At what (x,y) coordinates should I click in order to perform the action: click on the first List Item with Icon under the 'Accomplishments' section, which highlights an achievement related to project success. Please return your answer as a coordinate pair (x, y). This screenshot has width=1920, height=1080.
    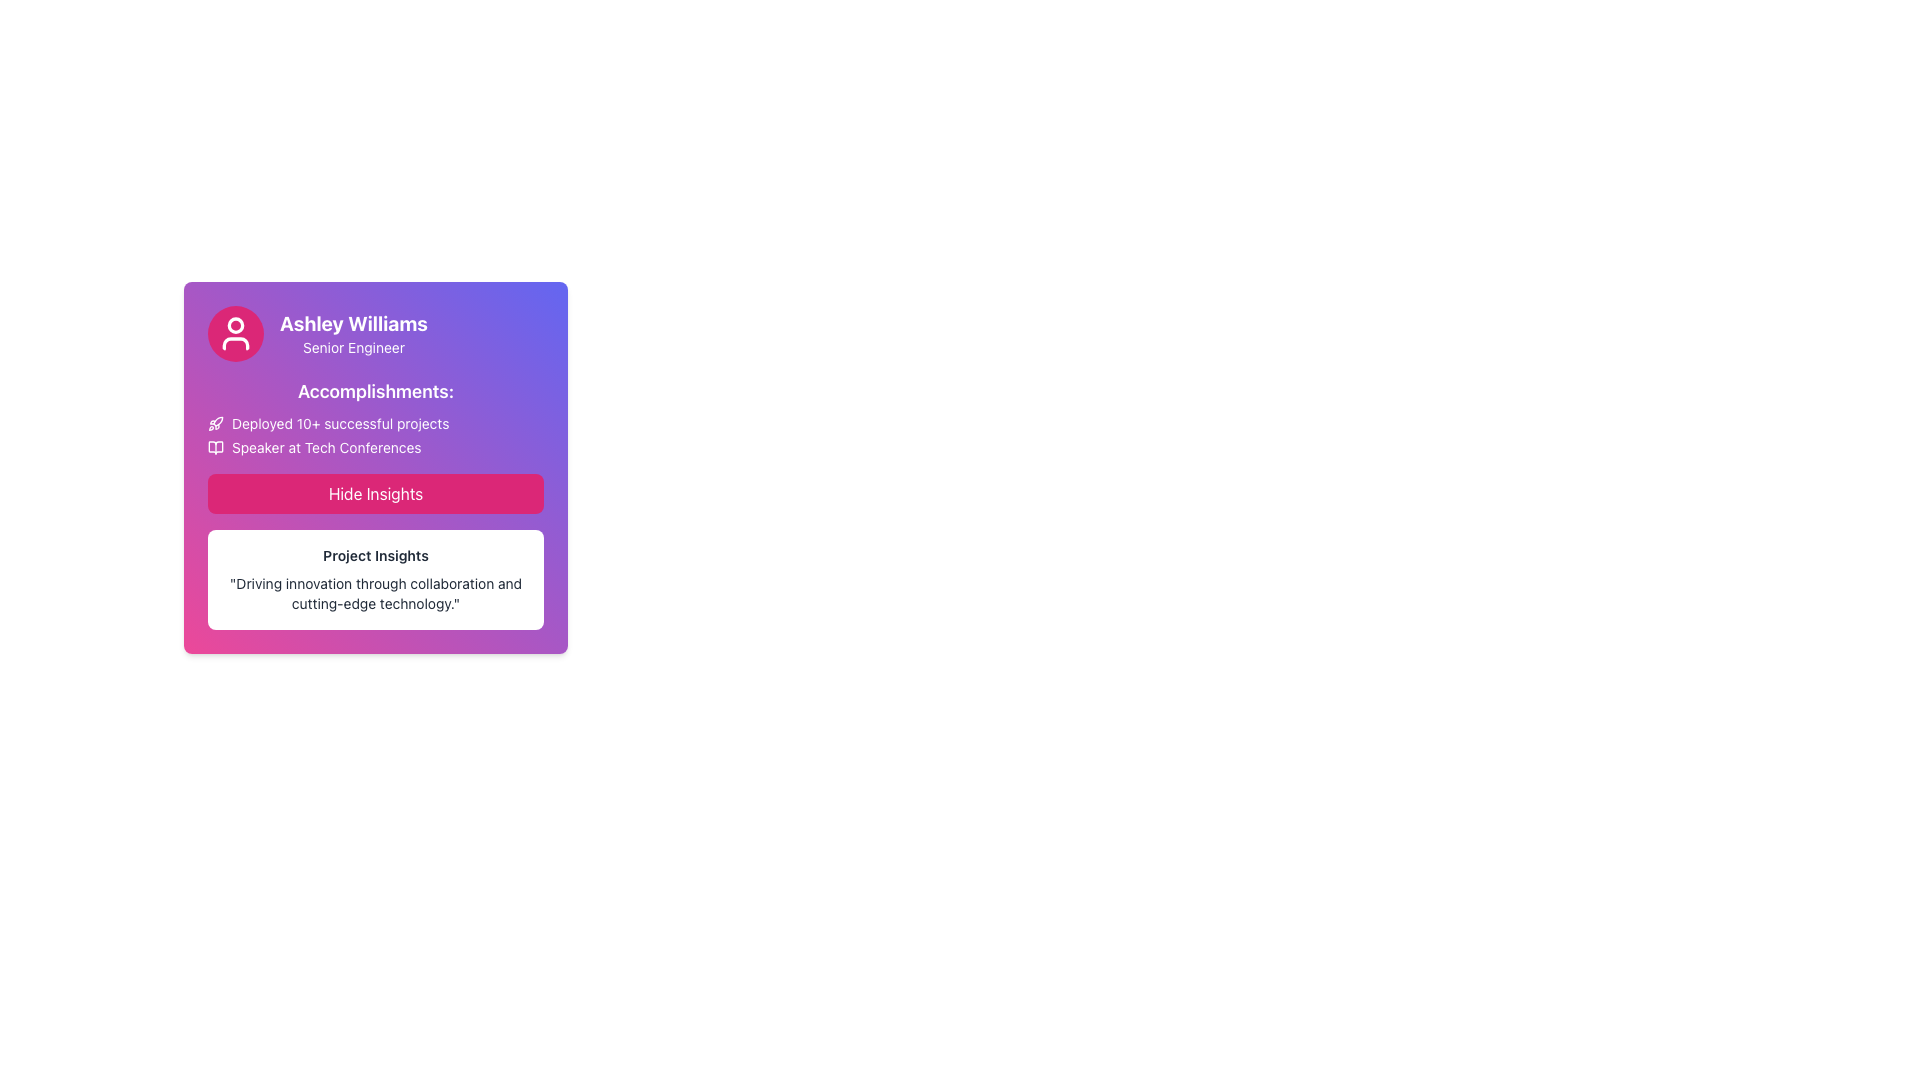
    Looking at the image, I should click on (375, 423).